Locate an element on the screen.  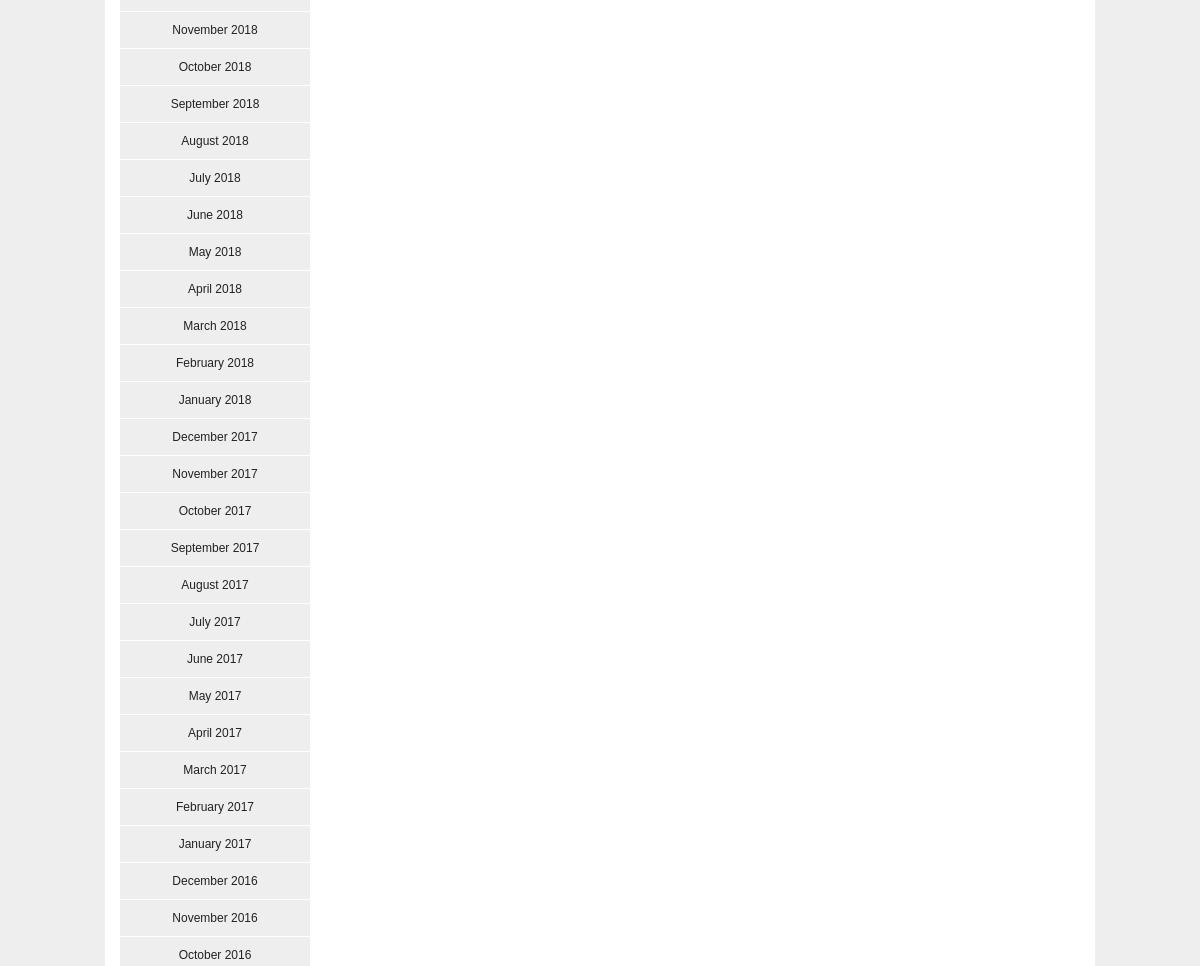
'January 2018' is located at coordinates (213, 400).